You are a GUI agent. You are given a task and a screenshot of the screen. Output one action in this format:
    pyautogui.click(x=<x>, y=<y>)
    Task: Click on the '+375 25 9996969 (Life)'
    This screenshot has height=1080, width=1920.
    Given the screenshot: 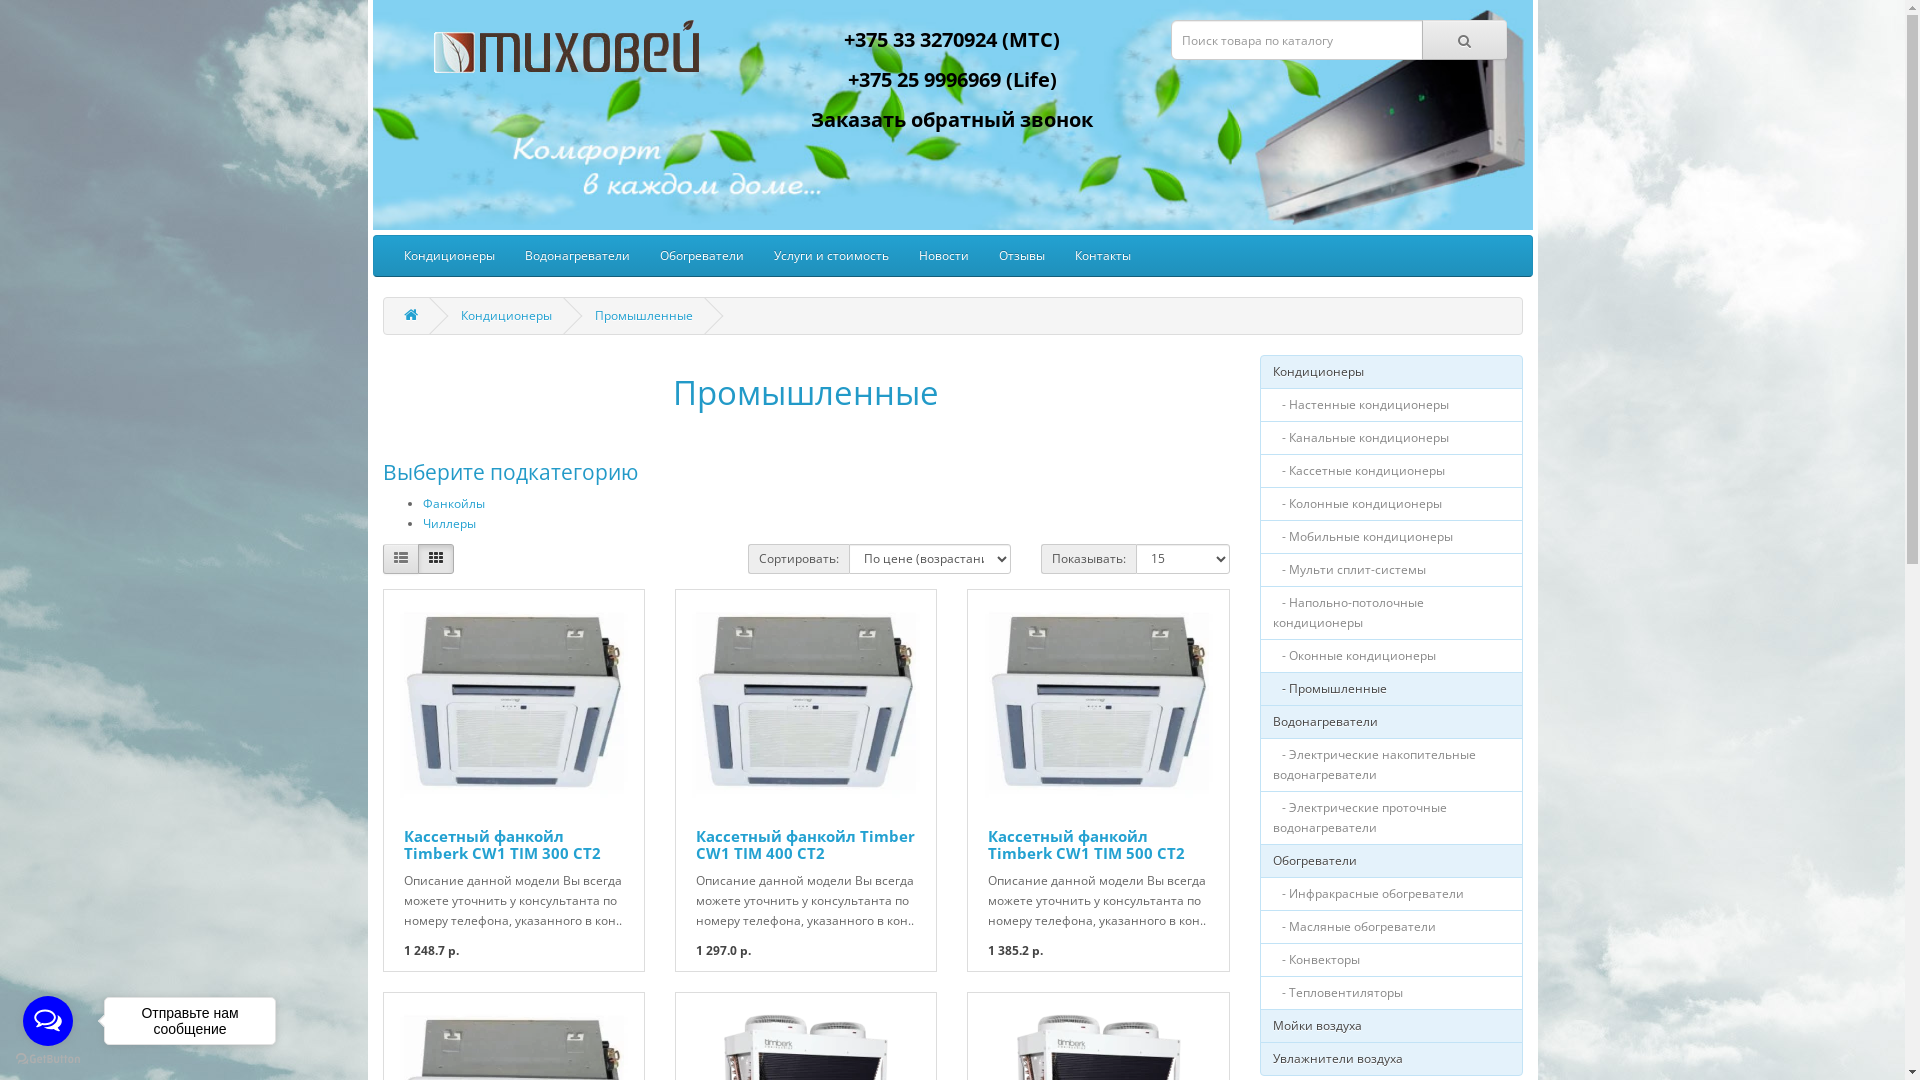 What is the action you would take?
    pyautogui.click(x=951, y=78)
    